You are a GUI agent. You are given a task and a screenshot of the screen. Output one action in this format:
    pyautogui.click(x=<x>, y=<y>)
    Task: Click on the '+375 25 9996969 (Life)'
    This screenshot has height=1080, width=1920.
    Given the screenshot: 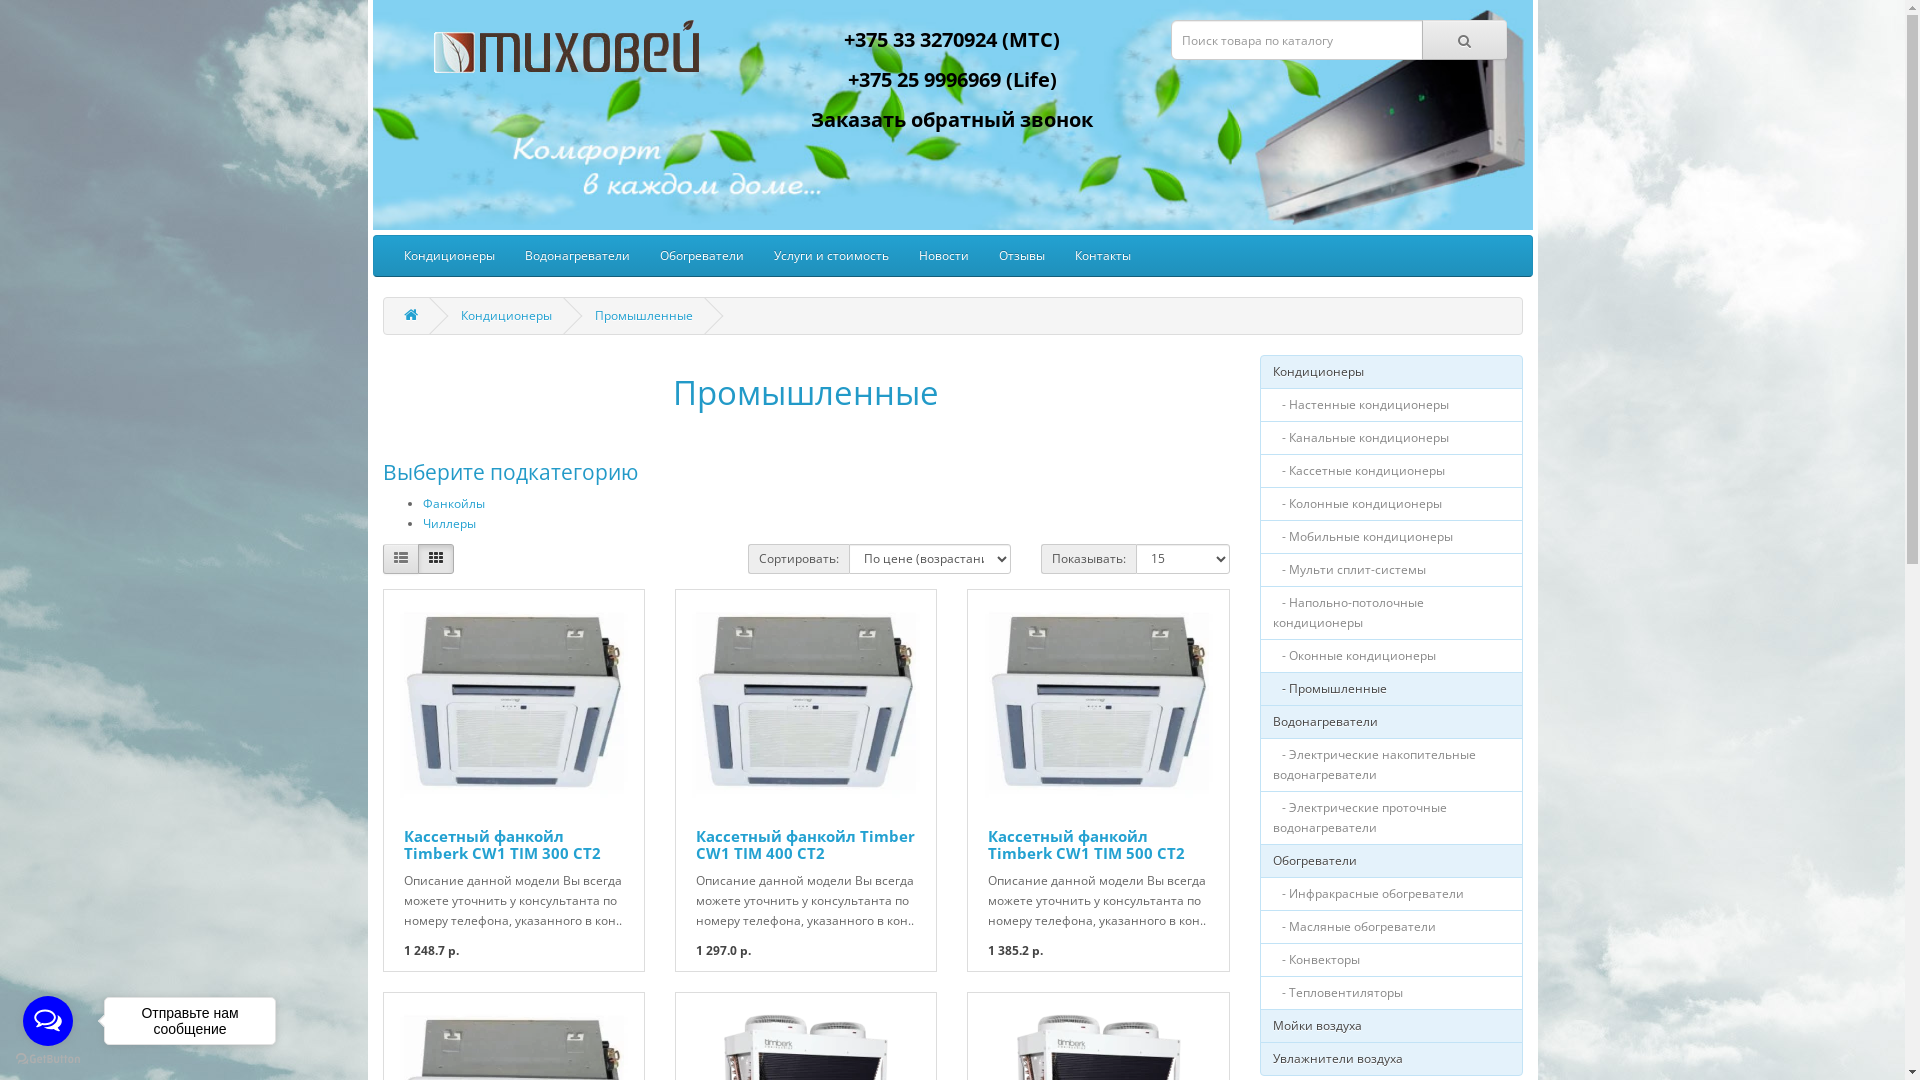 What is the action you would take?
    pyautogui.click(x=951, y=78)
    